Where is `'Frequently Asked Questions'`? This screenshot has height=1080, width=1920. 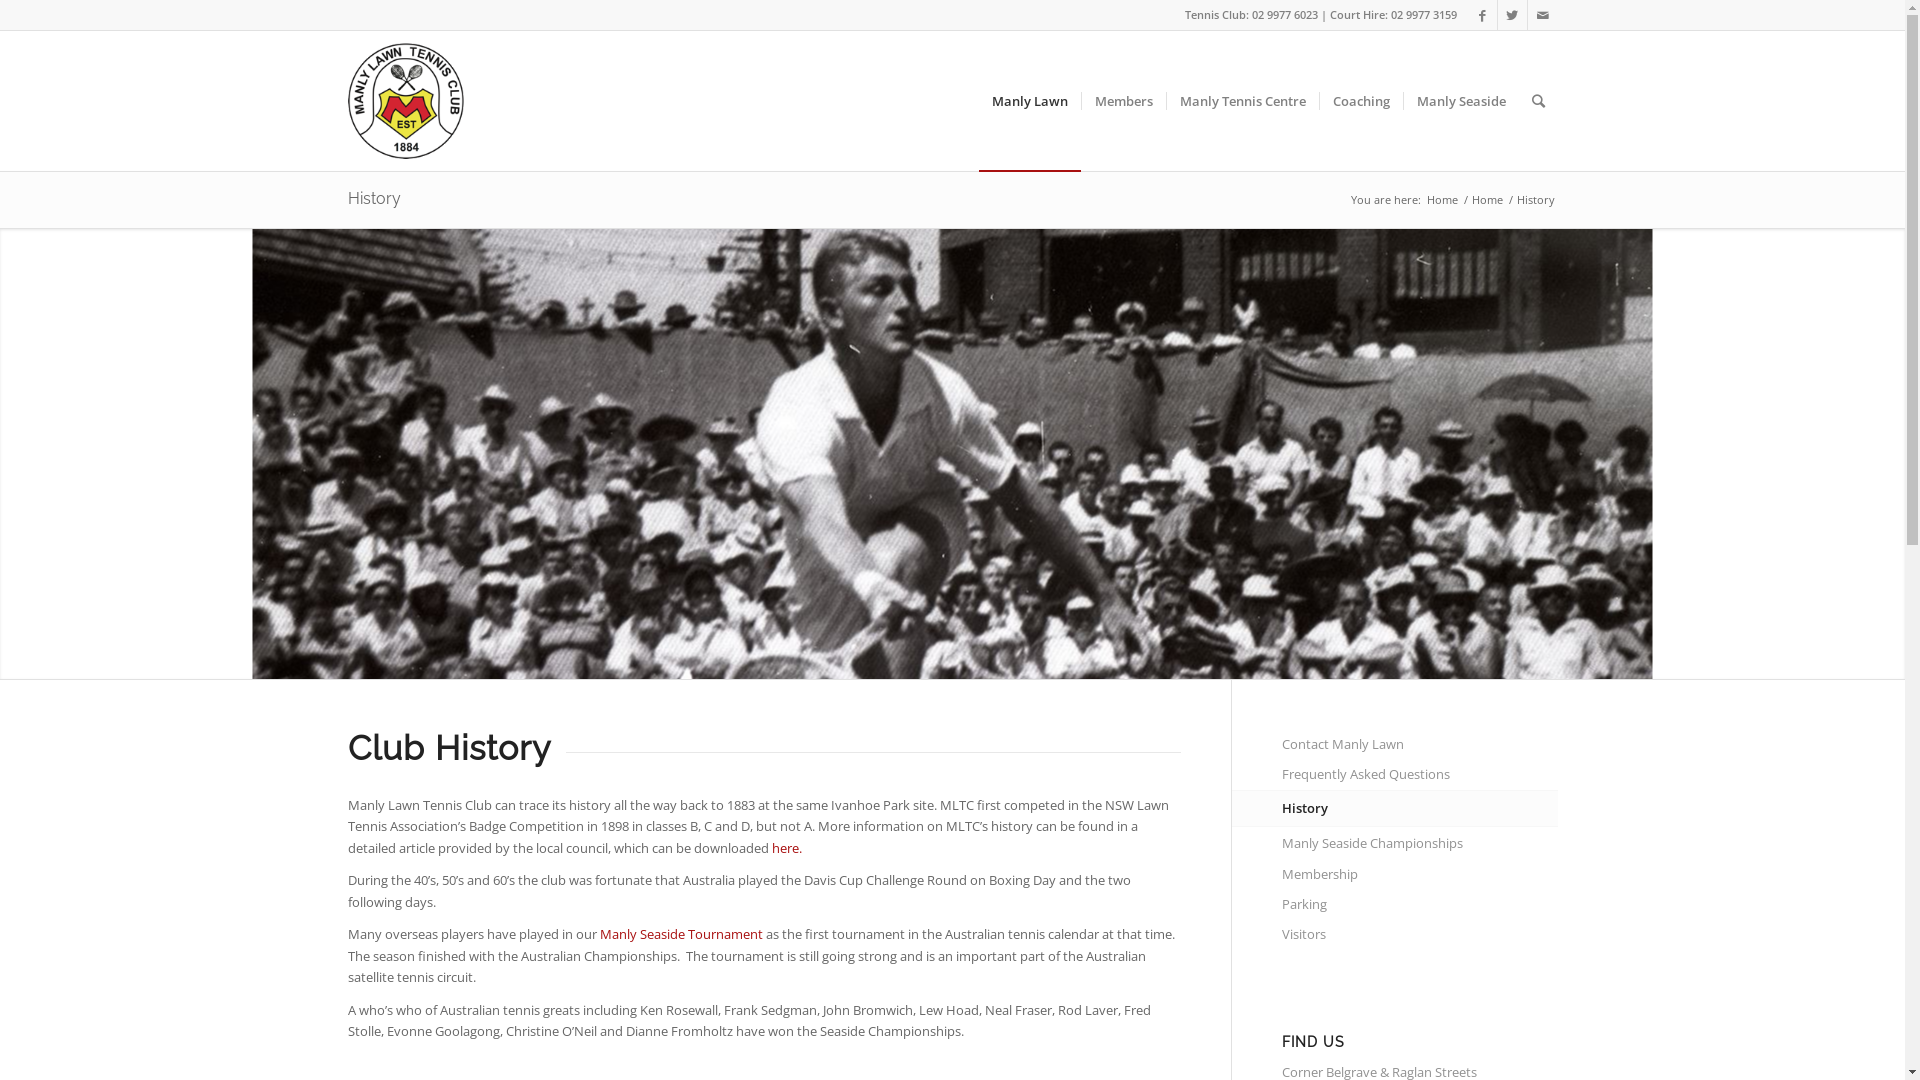 'Frequently Asked Questions' is located at coordinates (1419, 774).